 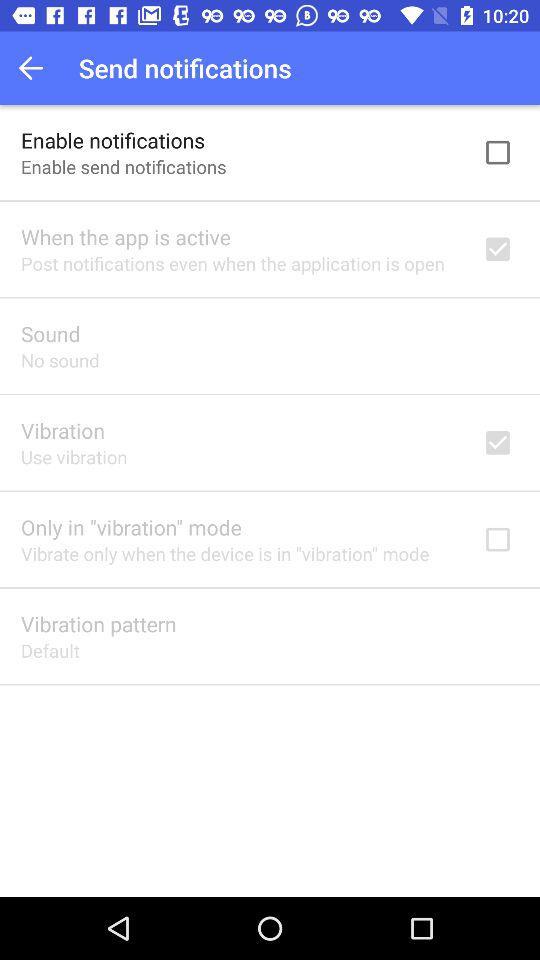 What do you see at coordinates (60, 360) in the screenshot?
I see `app below sound icon` at bounding box center [60, 360].